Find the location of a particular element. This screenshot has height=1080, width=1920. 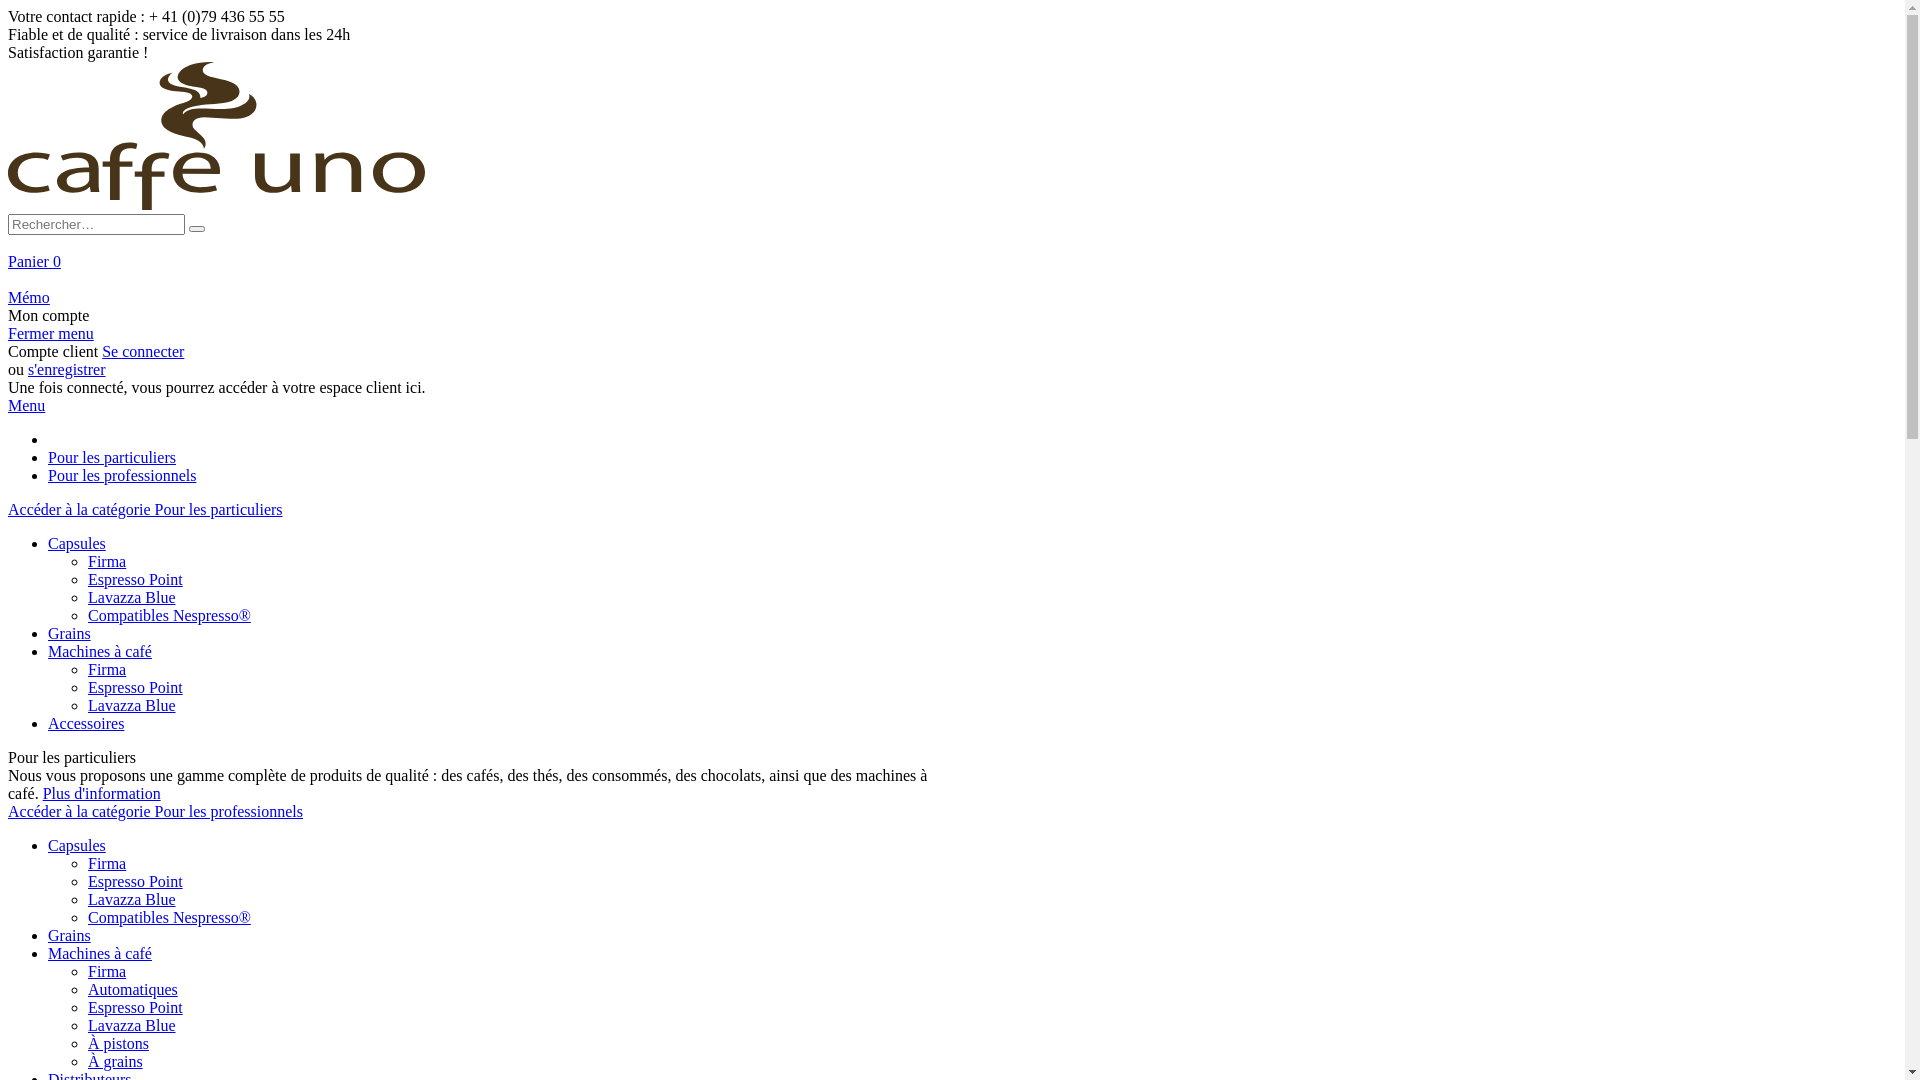

'Capsules' is located at coordinates (76, 844).